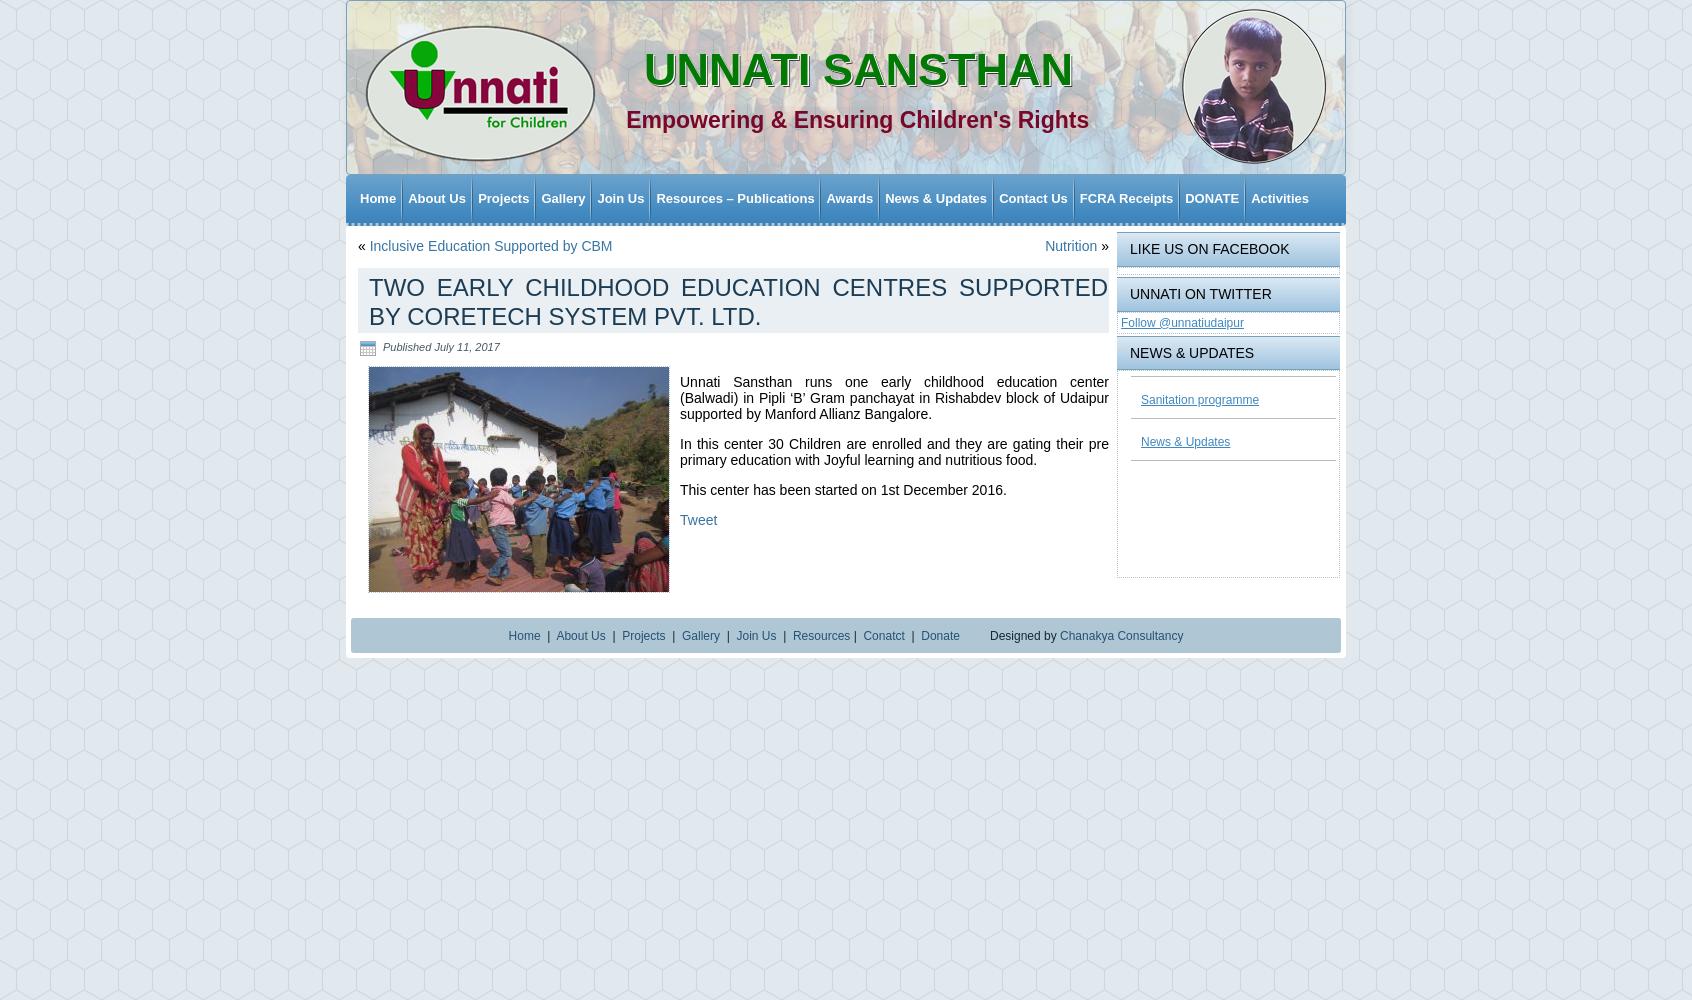  Describe the element at coordinates (652, 914) in the screenshot. I see `'Social Mapping Meeting'` at that location.